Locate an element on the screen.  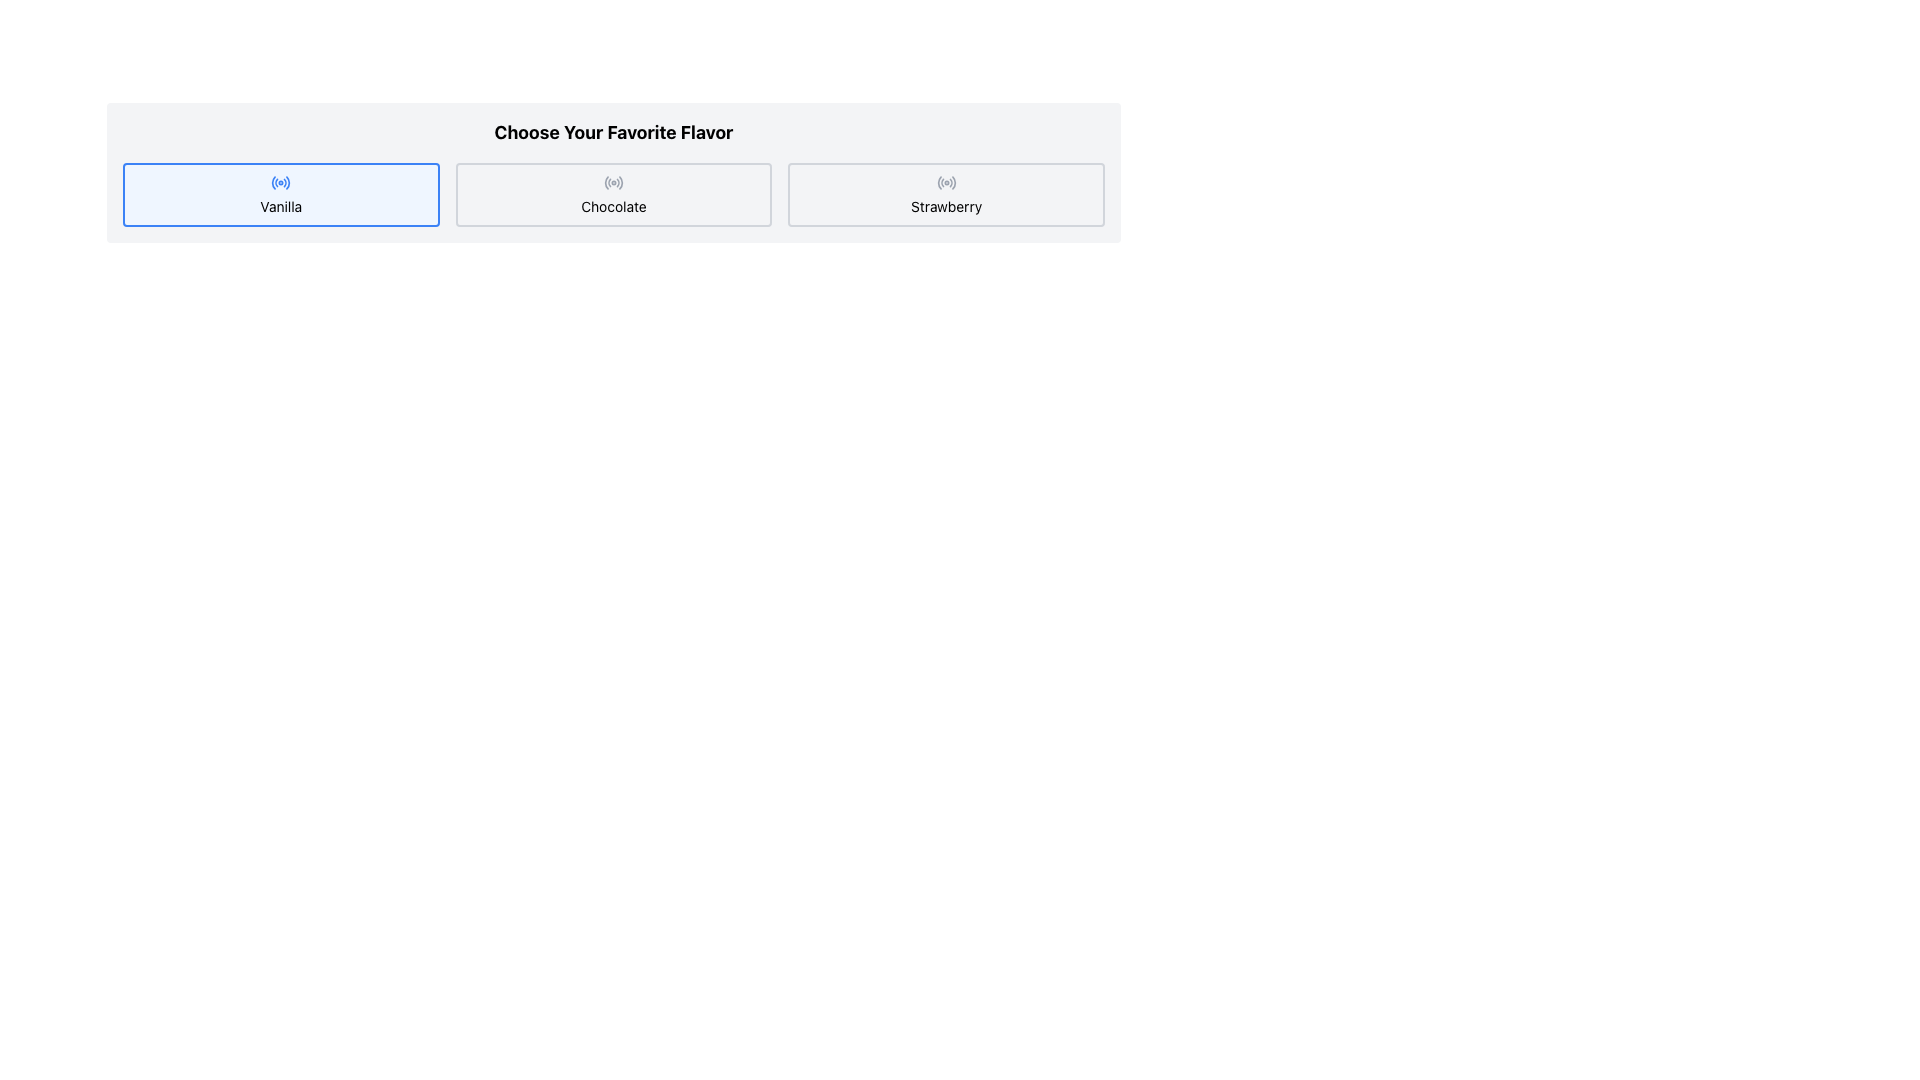
the text label for the 'Strawberry' option located directly below the radio button icon, positioned to the far right among the three flavor options is located at coordinates (945, 207).